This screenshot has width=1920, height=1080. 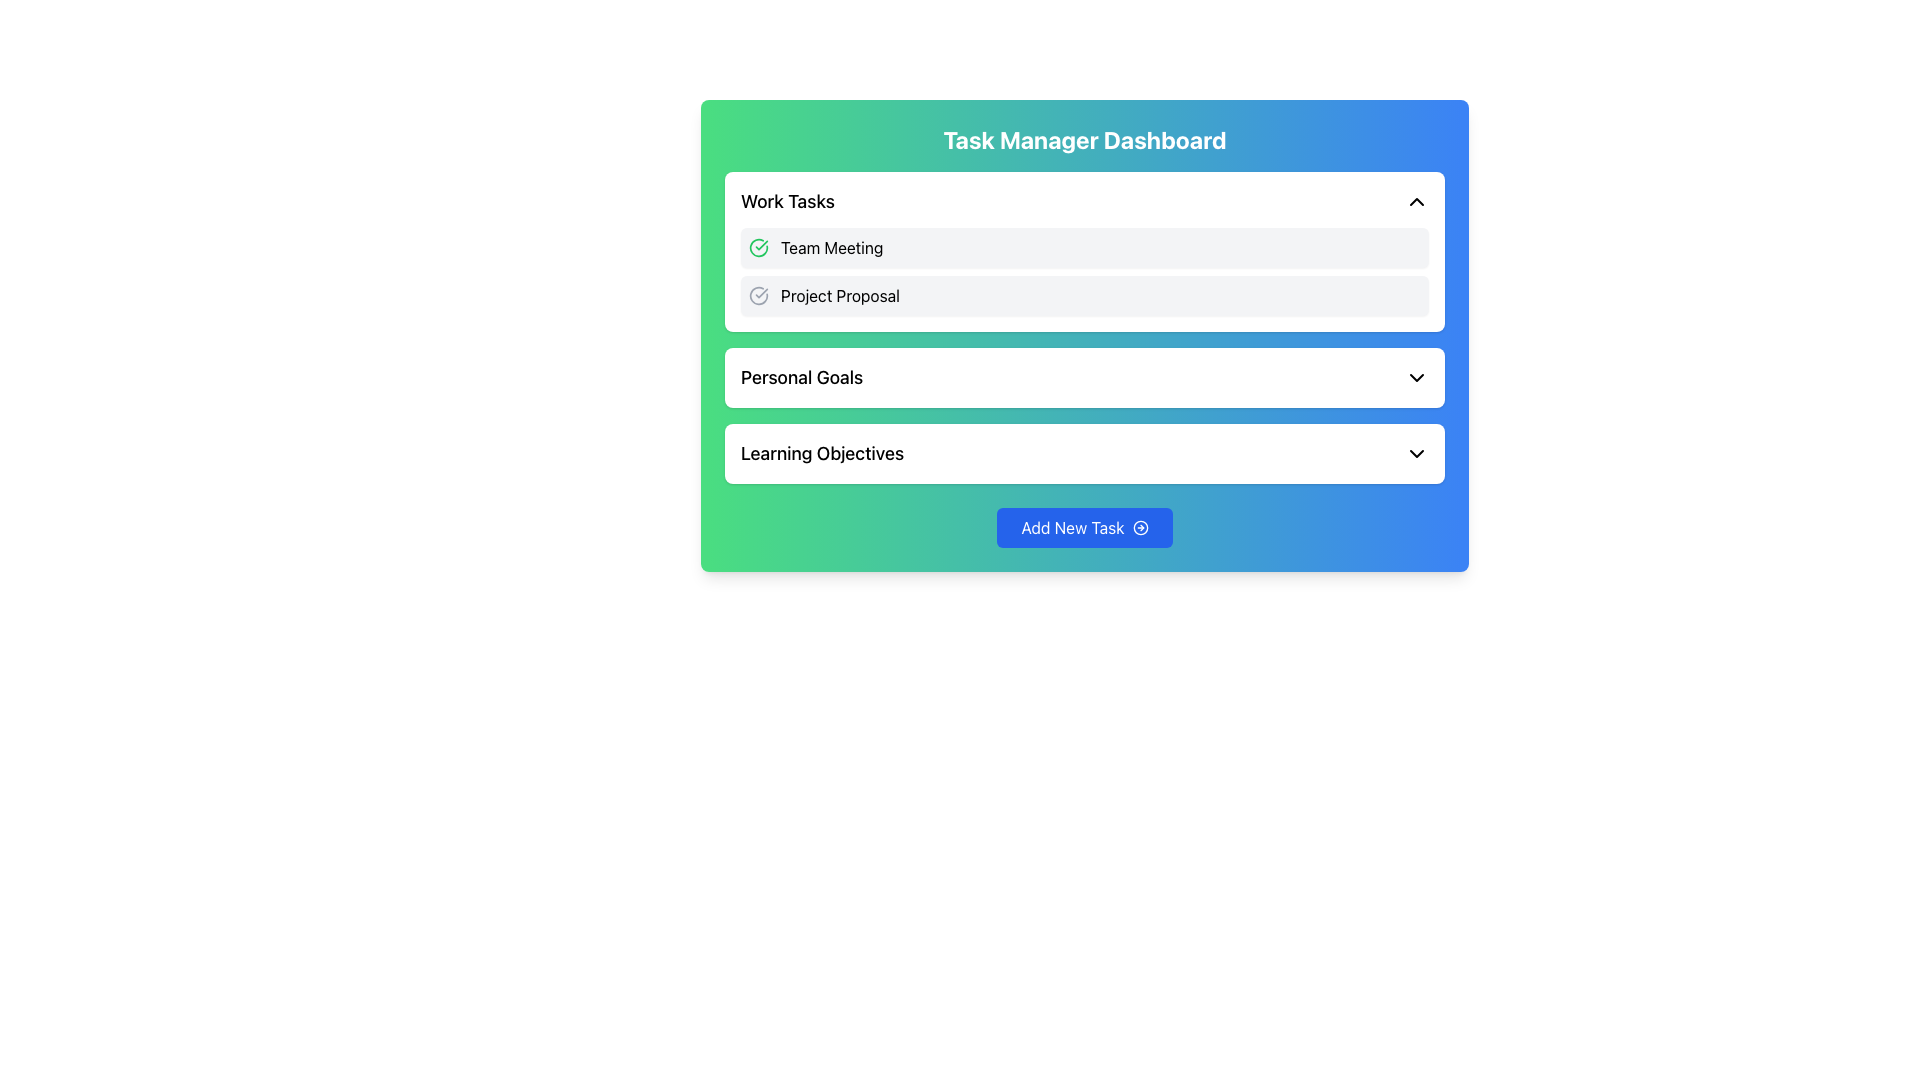 What do you see at coordinates (832, 246) in the screenshot?
I see `the 'Team Meeting' text label, which is styled in black font on a white background and located under the 'Work Tasks' category in the 'Task Manager Dashboard'` at bounding box center [832, 246].